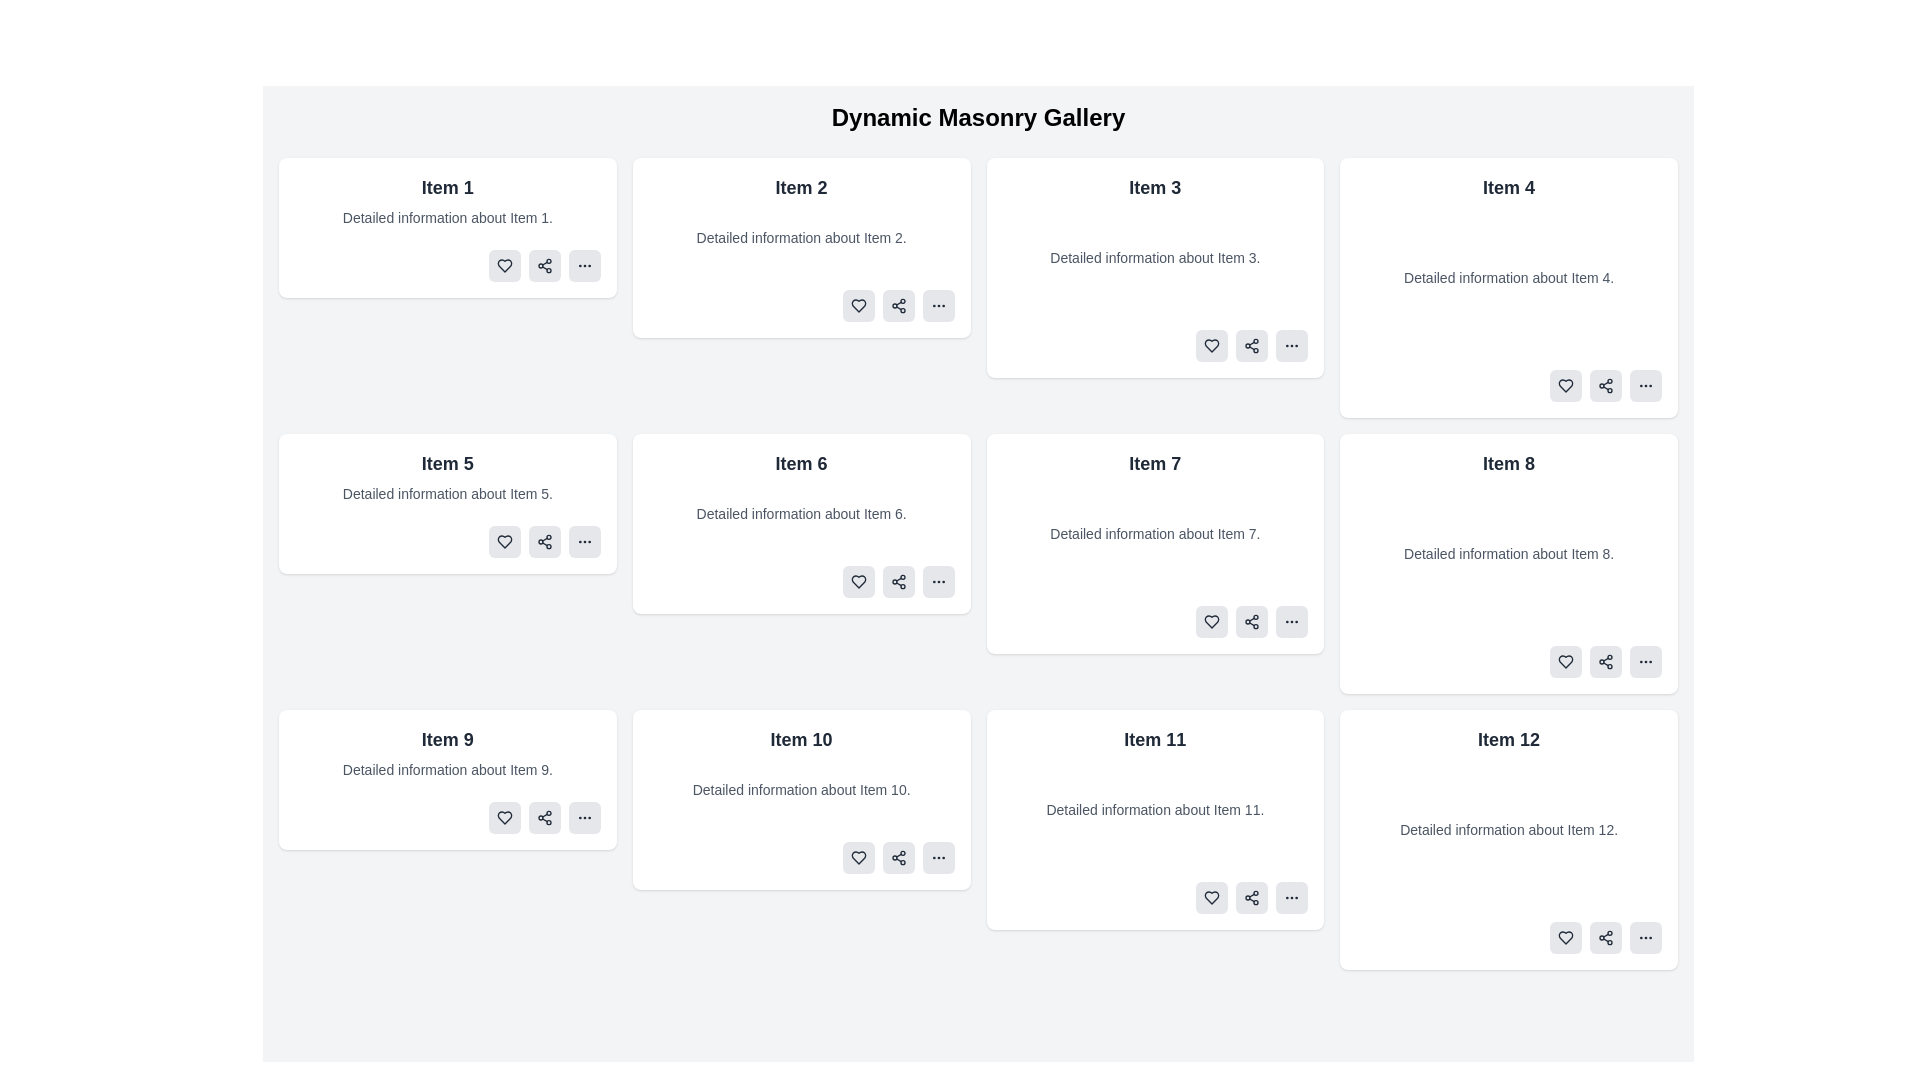 This screenshot has height=1080, width=1920. I want to click on the share button located at the bottom-right of the 'Item 12' card for accessibility purposes, so click(1606, 937).